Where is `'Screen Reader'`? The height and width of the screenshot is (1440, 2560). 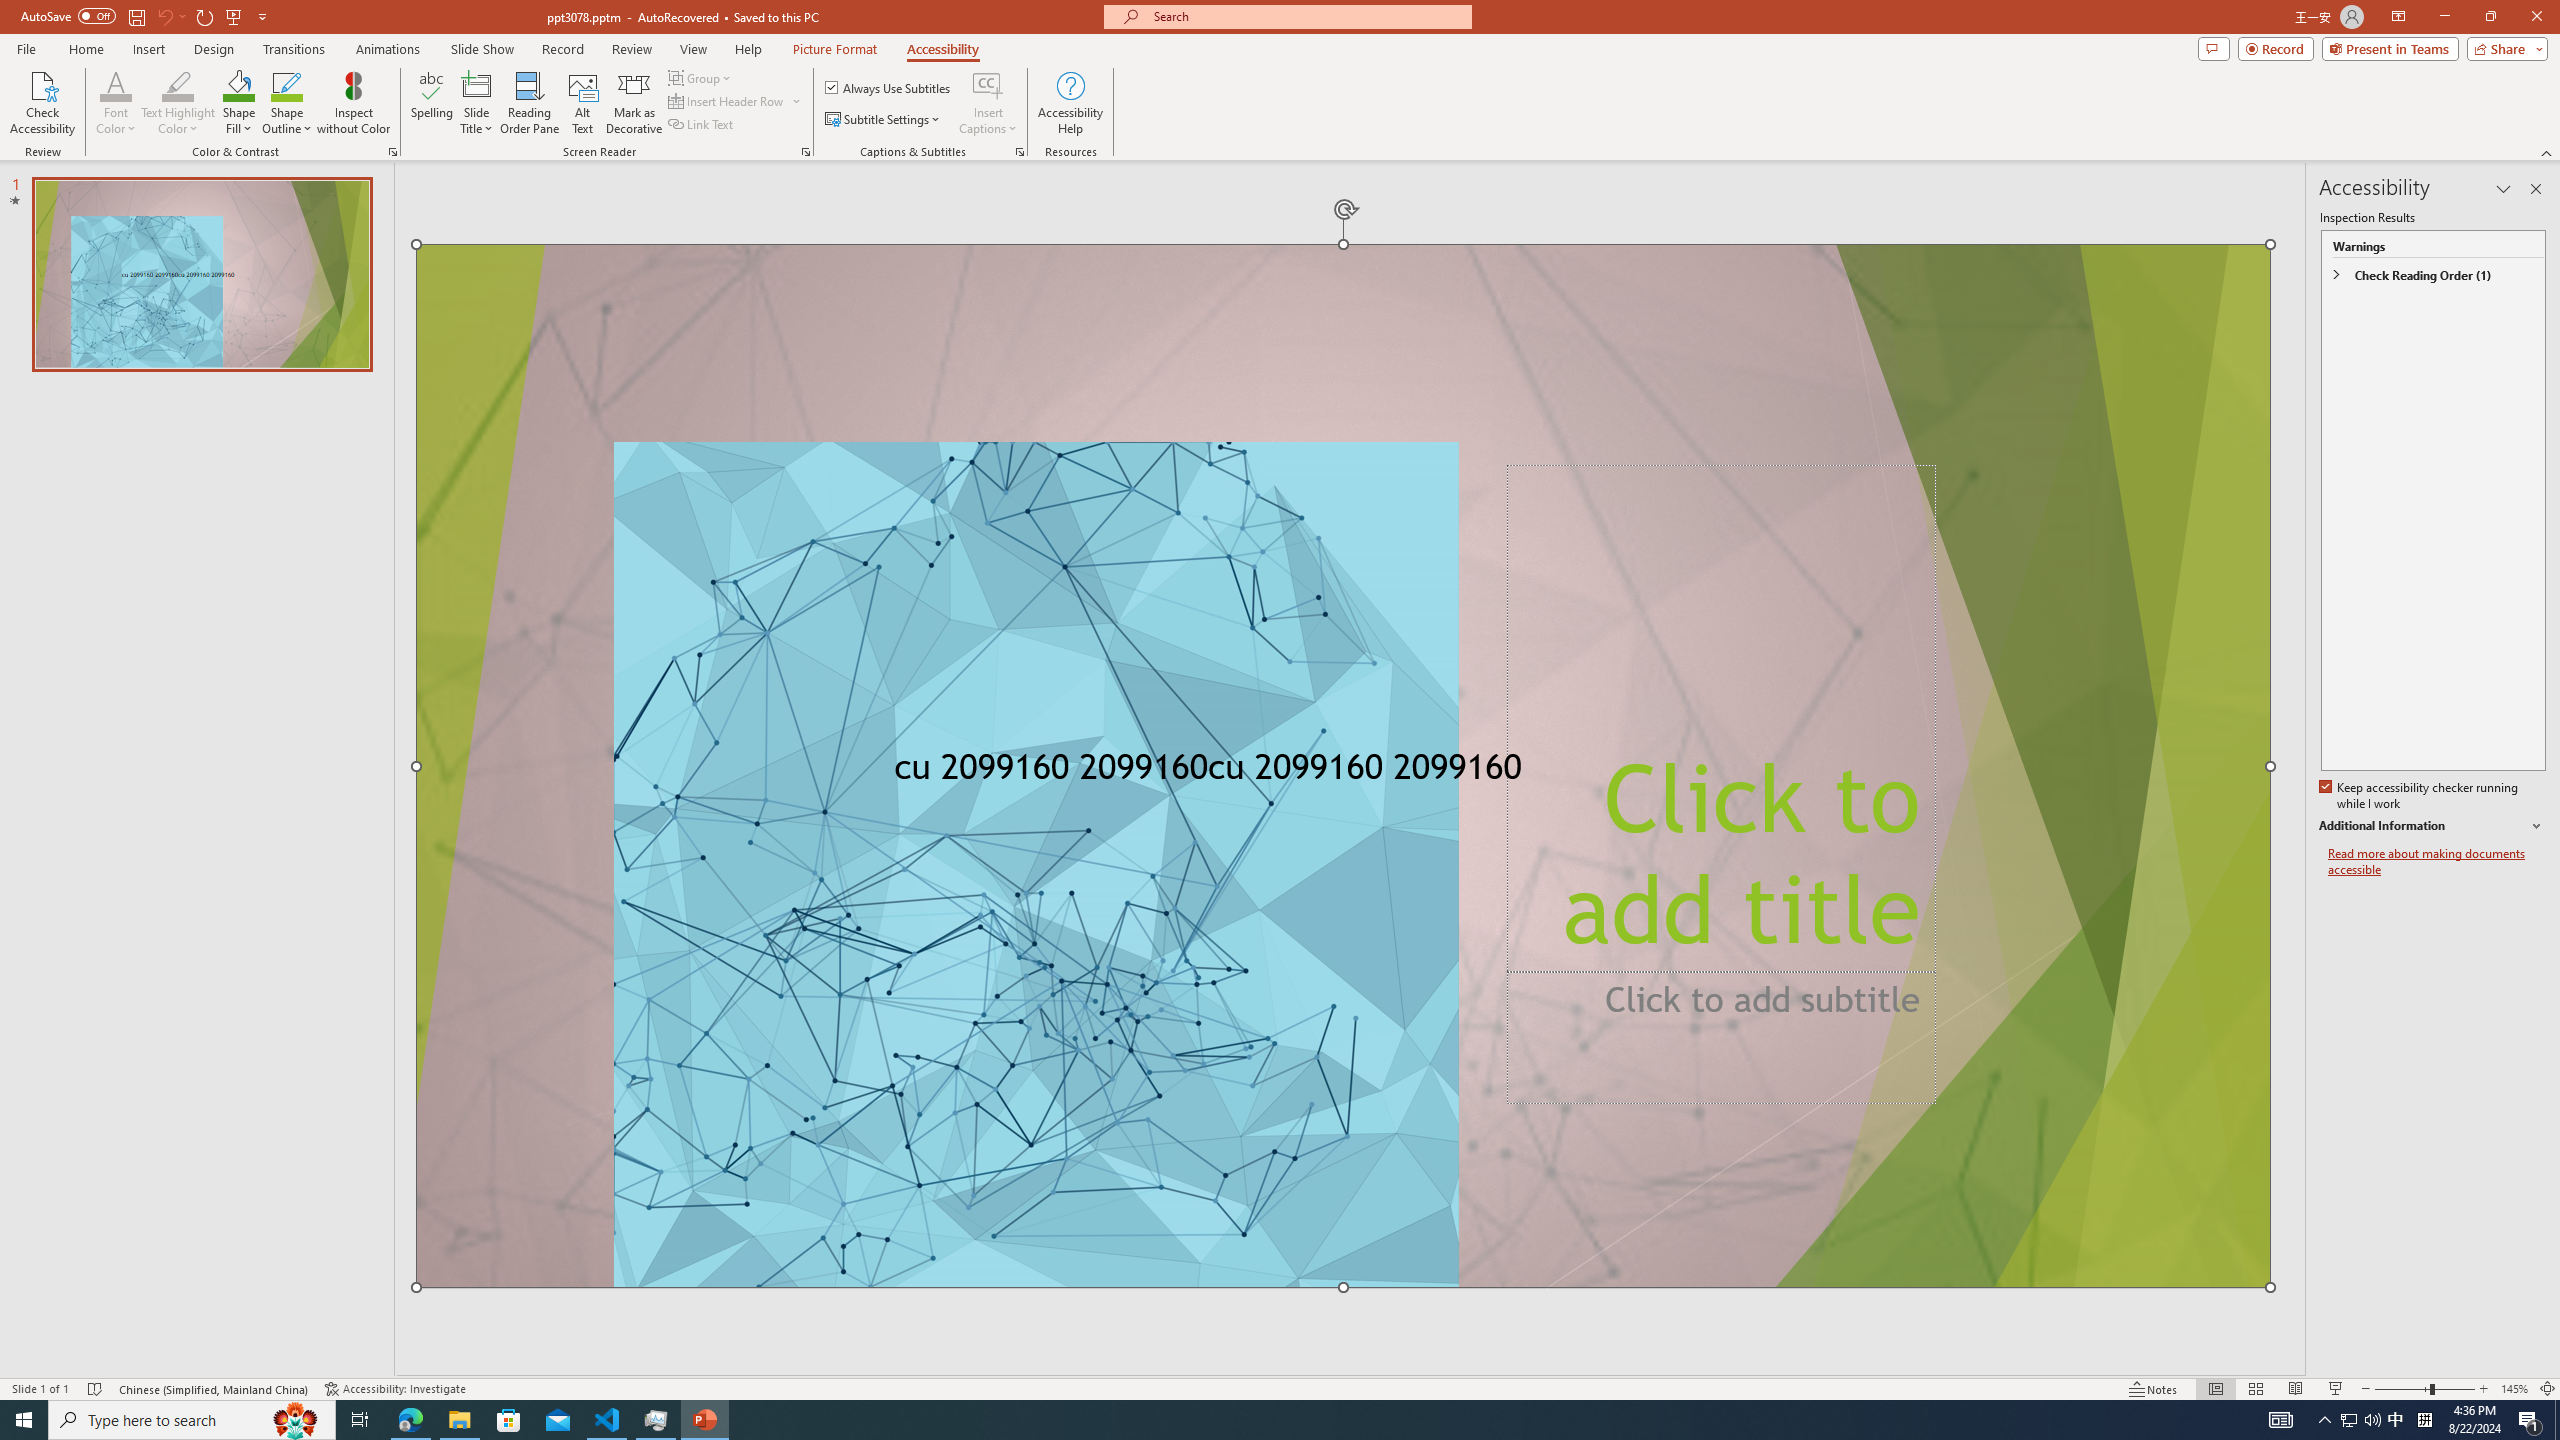 'Screen Reader' is located at coordinates (806, 150).